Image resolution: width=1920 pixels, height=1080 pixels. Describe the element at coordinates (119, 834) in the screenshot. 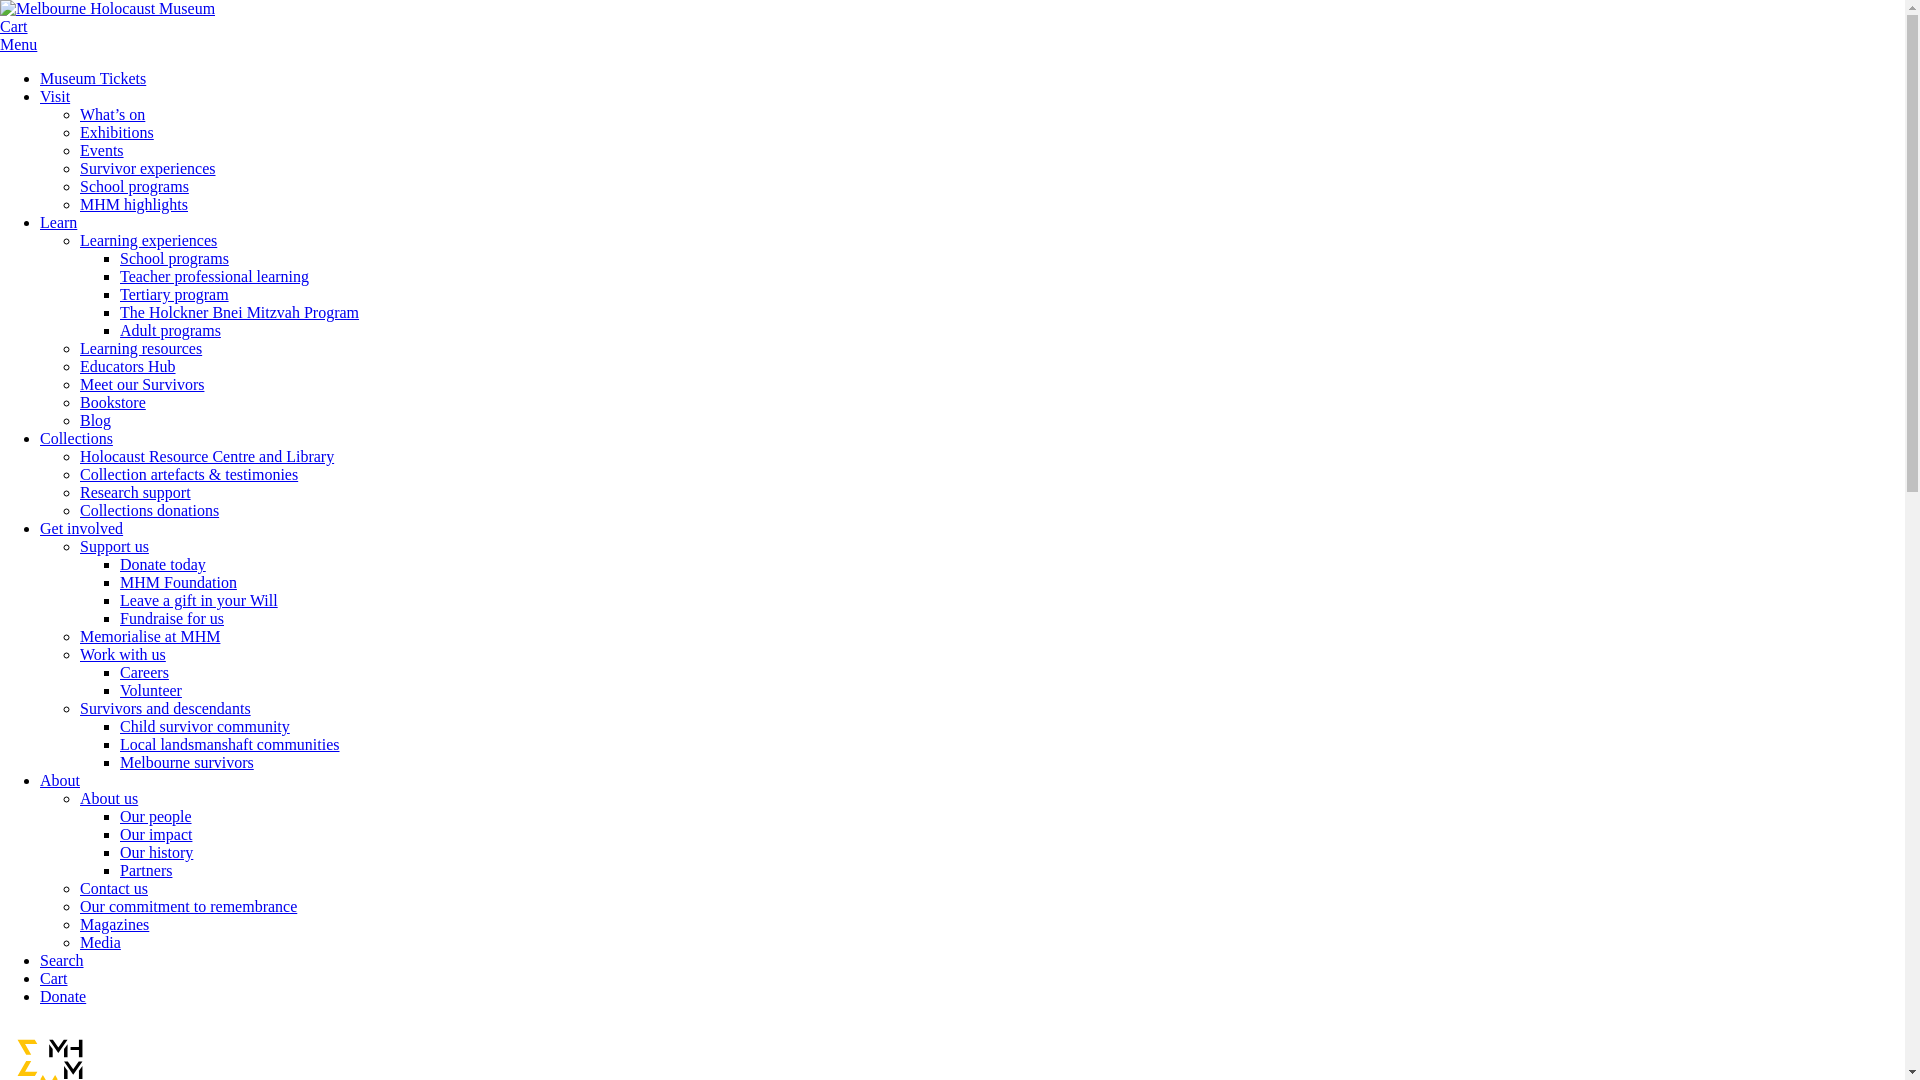

I see `'Our impact'` at that location.